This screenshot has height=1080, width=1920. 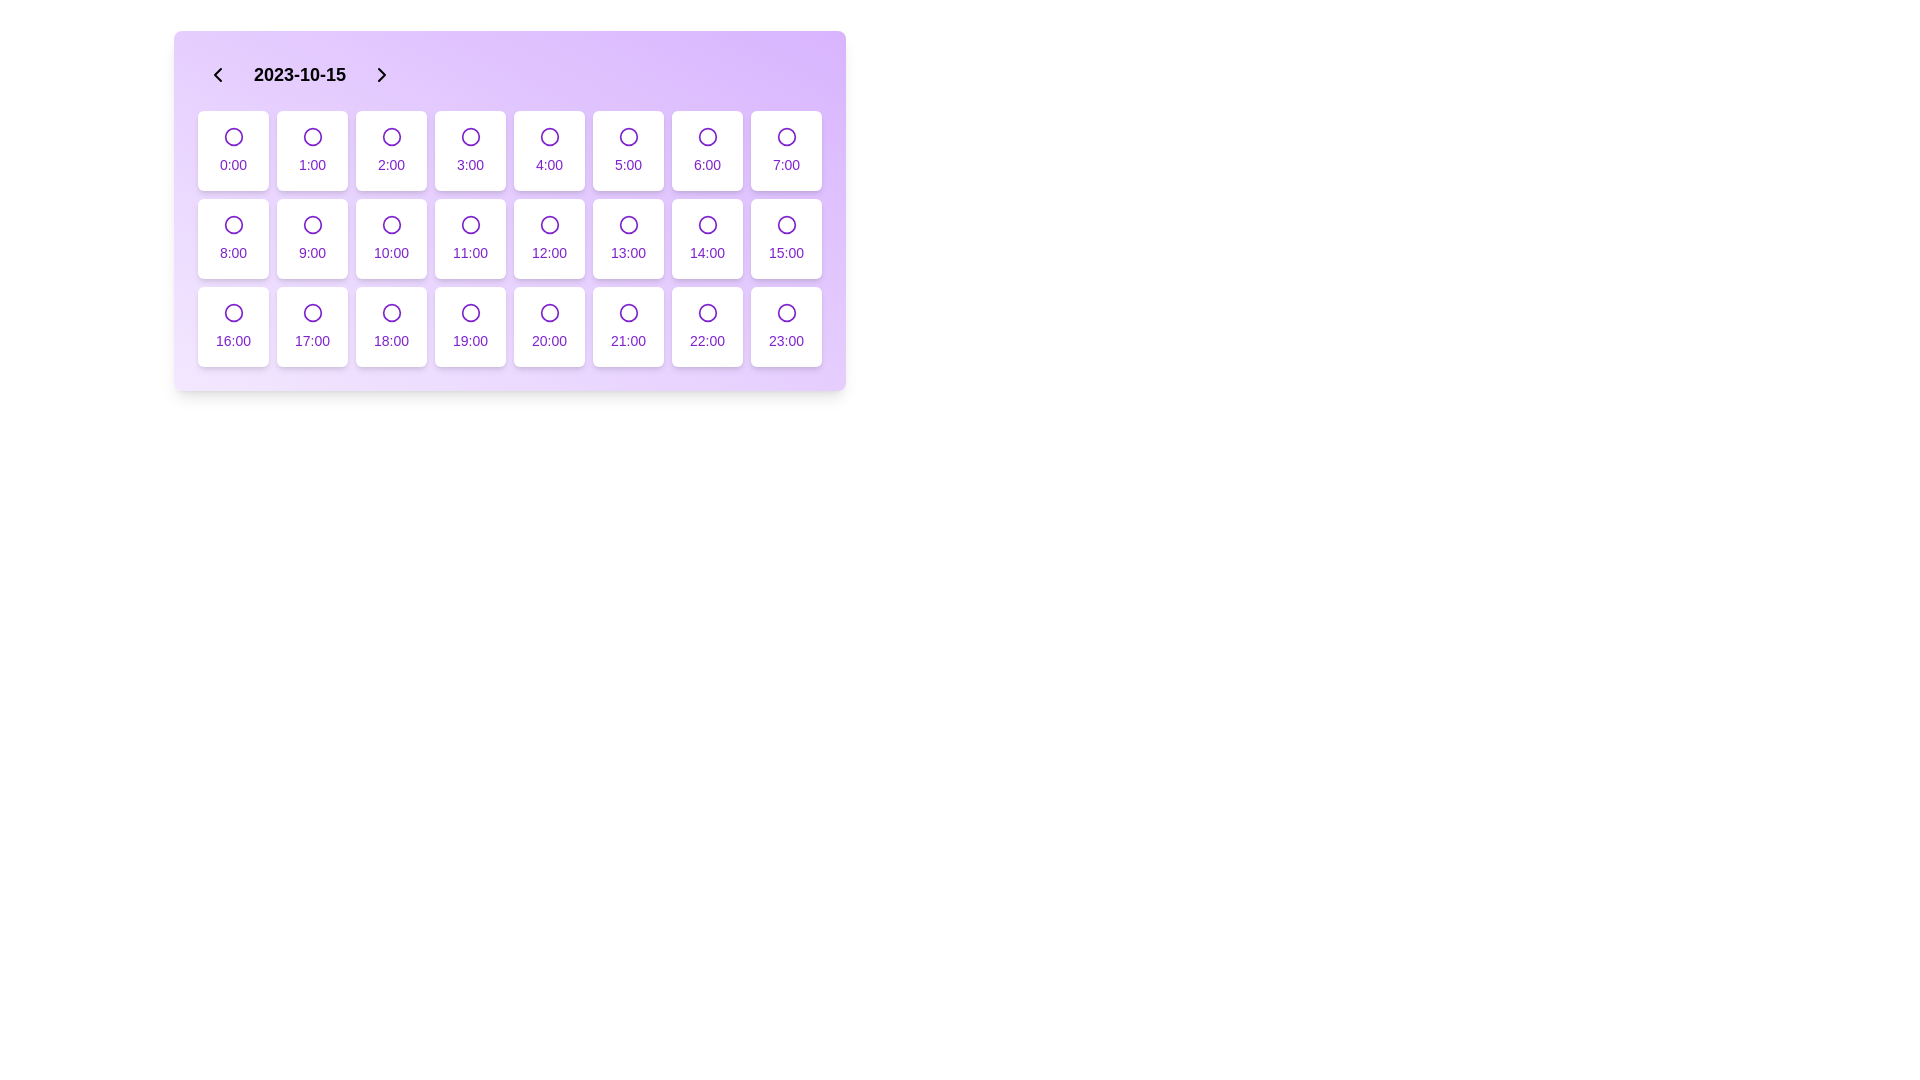 What do you see at coordinates (217, 73) in the screenshot?
I see `the leftmost navigation button for moving to the previous day in the calendar interface to observe the background color change` at bounding box center [217, 73].